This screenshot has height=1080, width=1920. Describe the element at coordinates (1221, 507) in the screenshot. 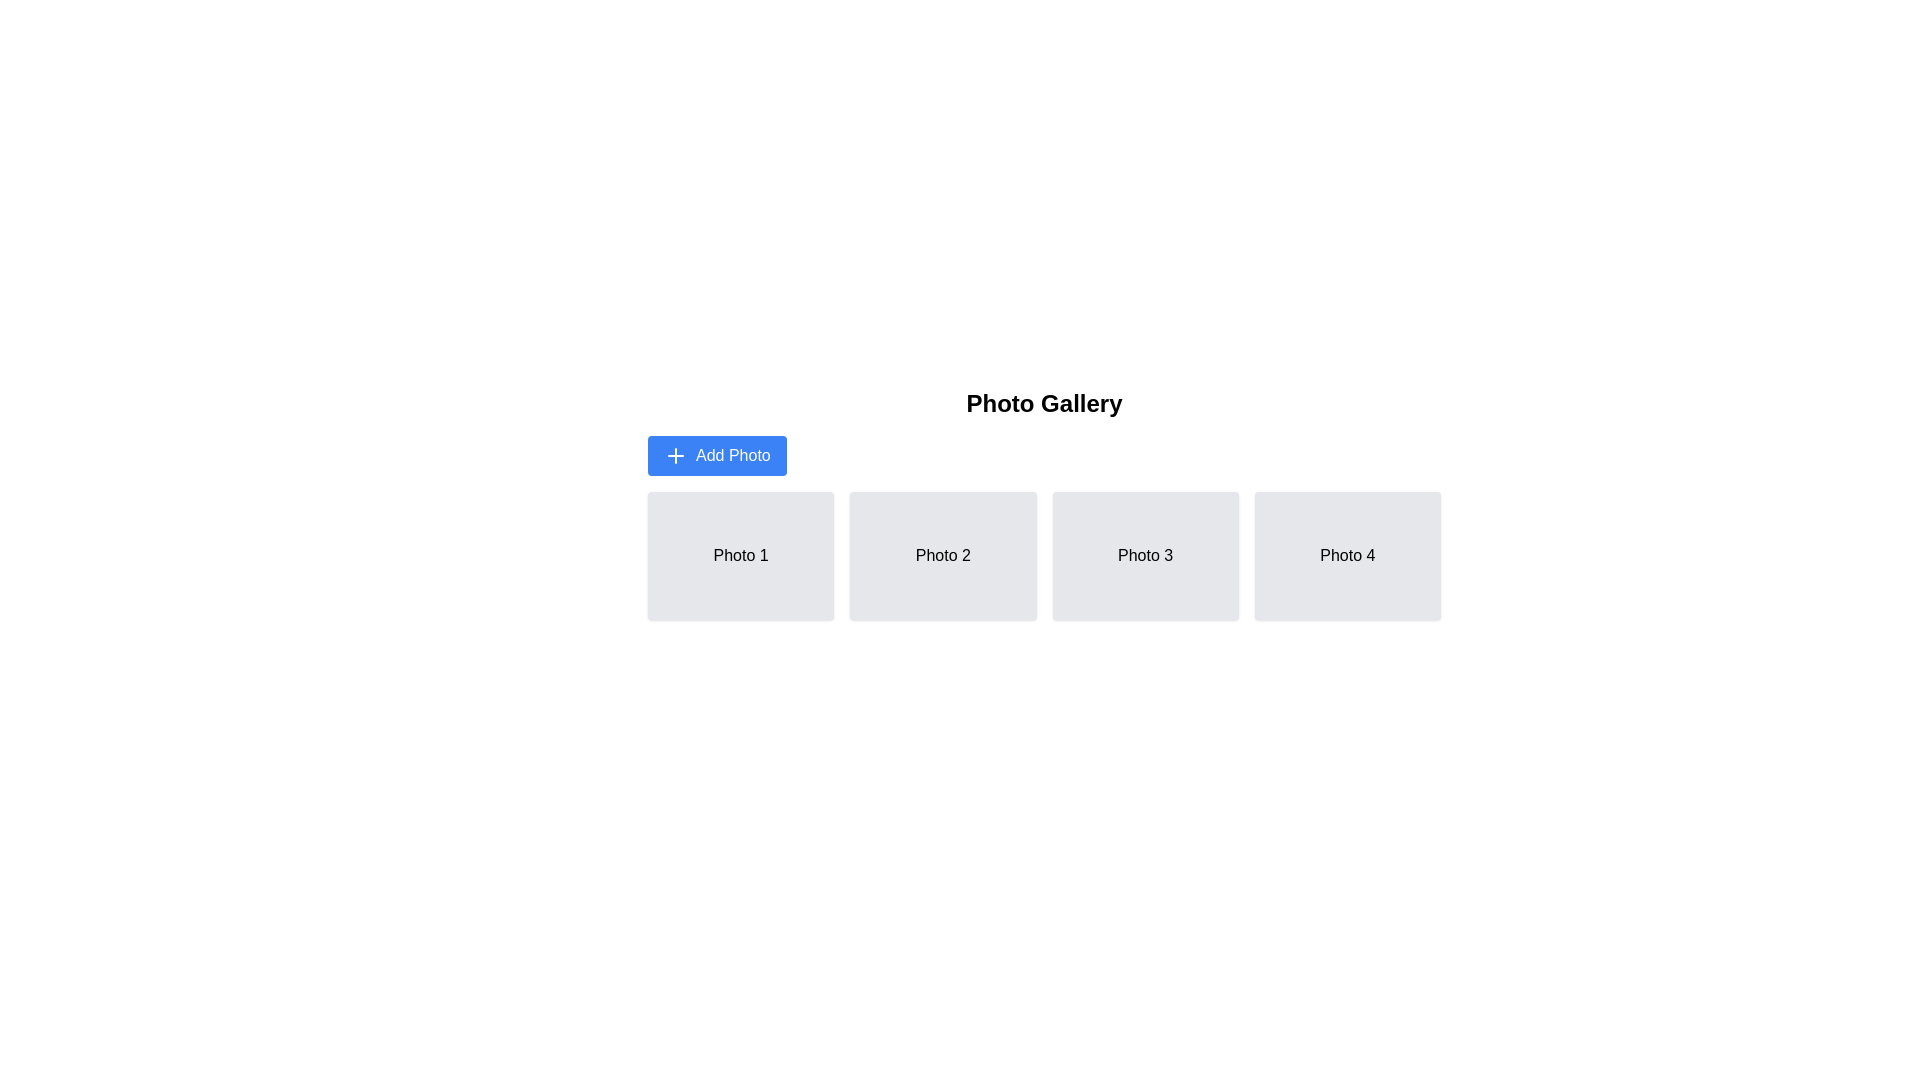

I see `the small 'X' icon button in red circular background located at the upper-right corner of the box labeled 'Photo 3'` at that location.